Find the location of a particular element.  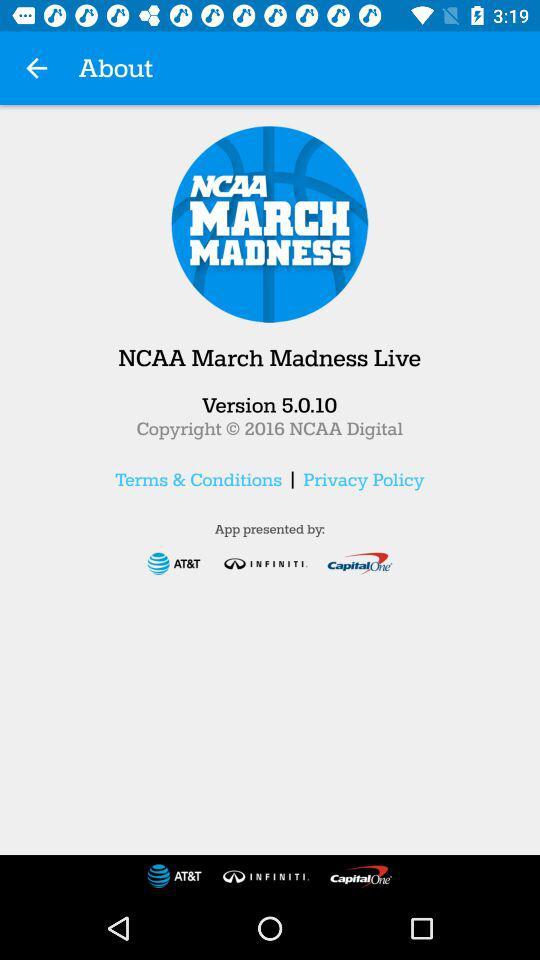

privacy policy is located at coordinates (362, 479).